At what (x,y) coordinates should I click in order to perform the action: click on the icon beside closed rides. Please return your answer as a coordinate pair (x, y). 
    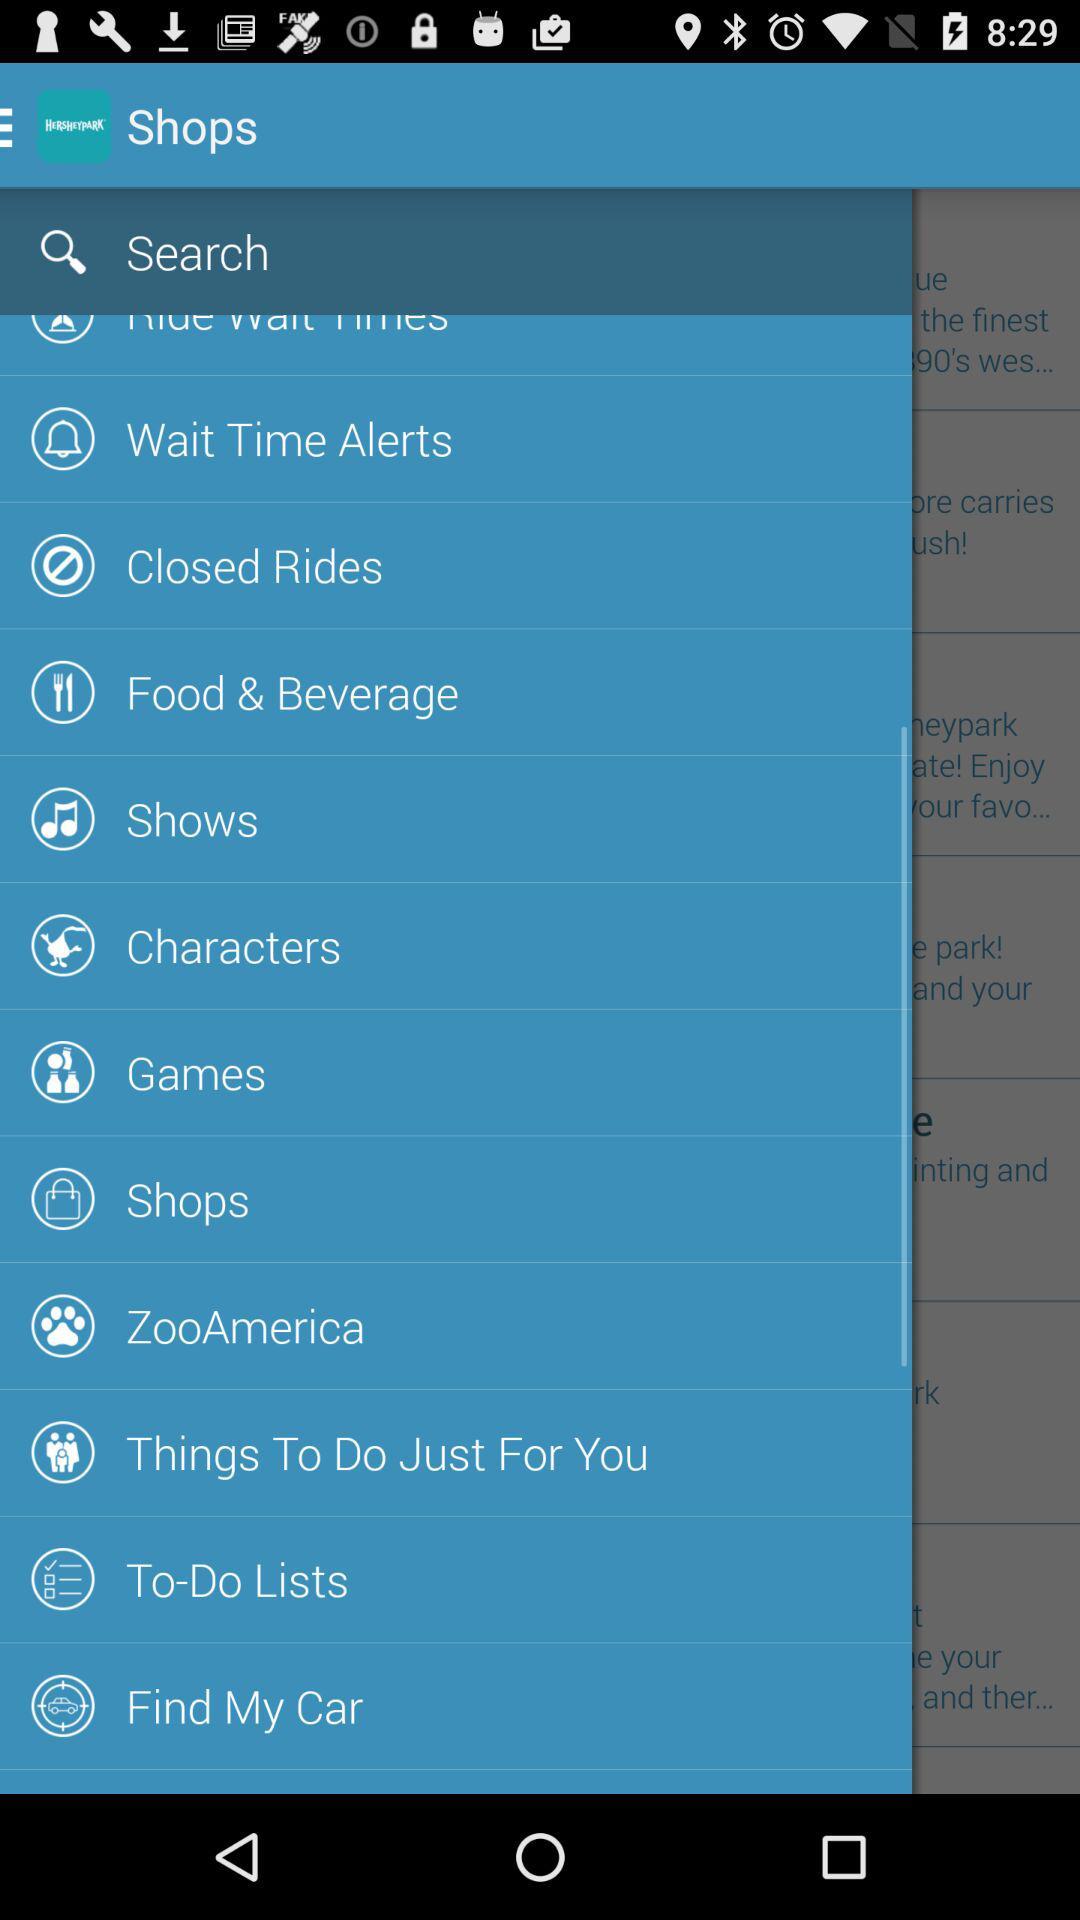
    Looking at the image, I should click on (62, 564).